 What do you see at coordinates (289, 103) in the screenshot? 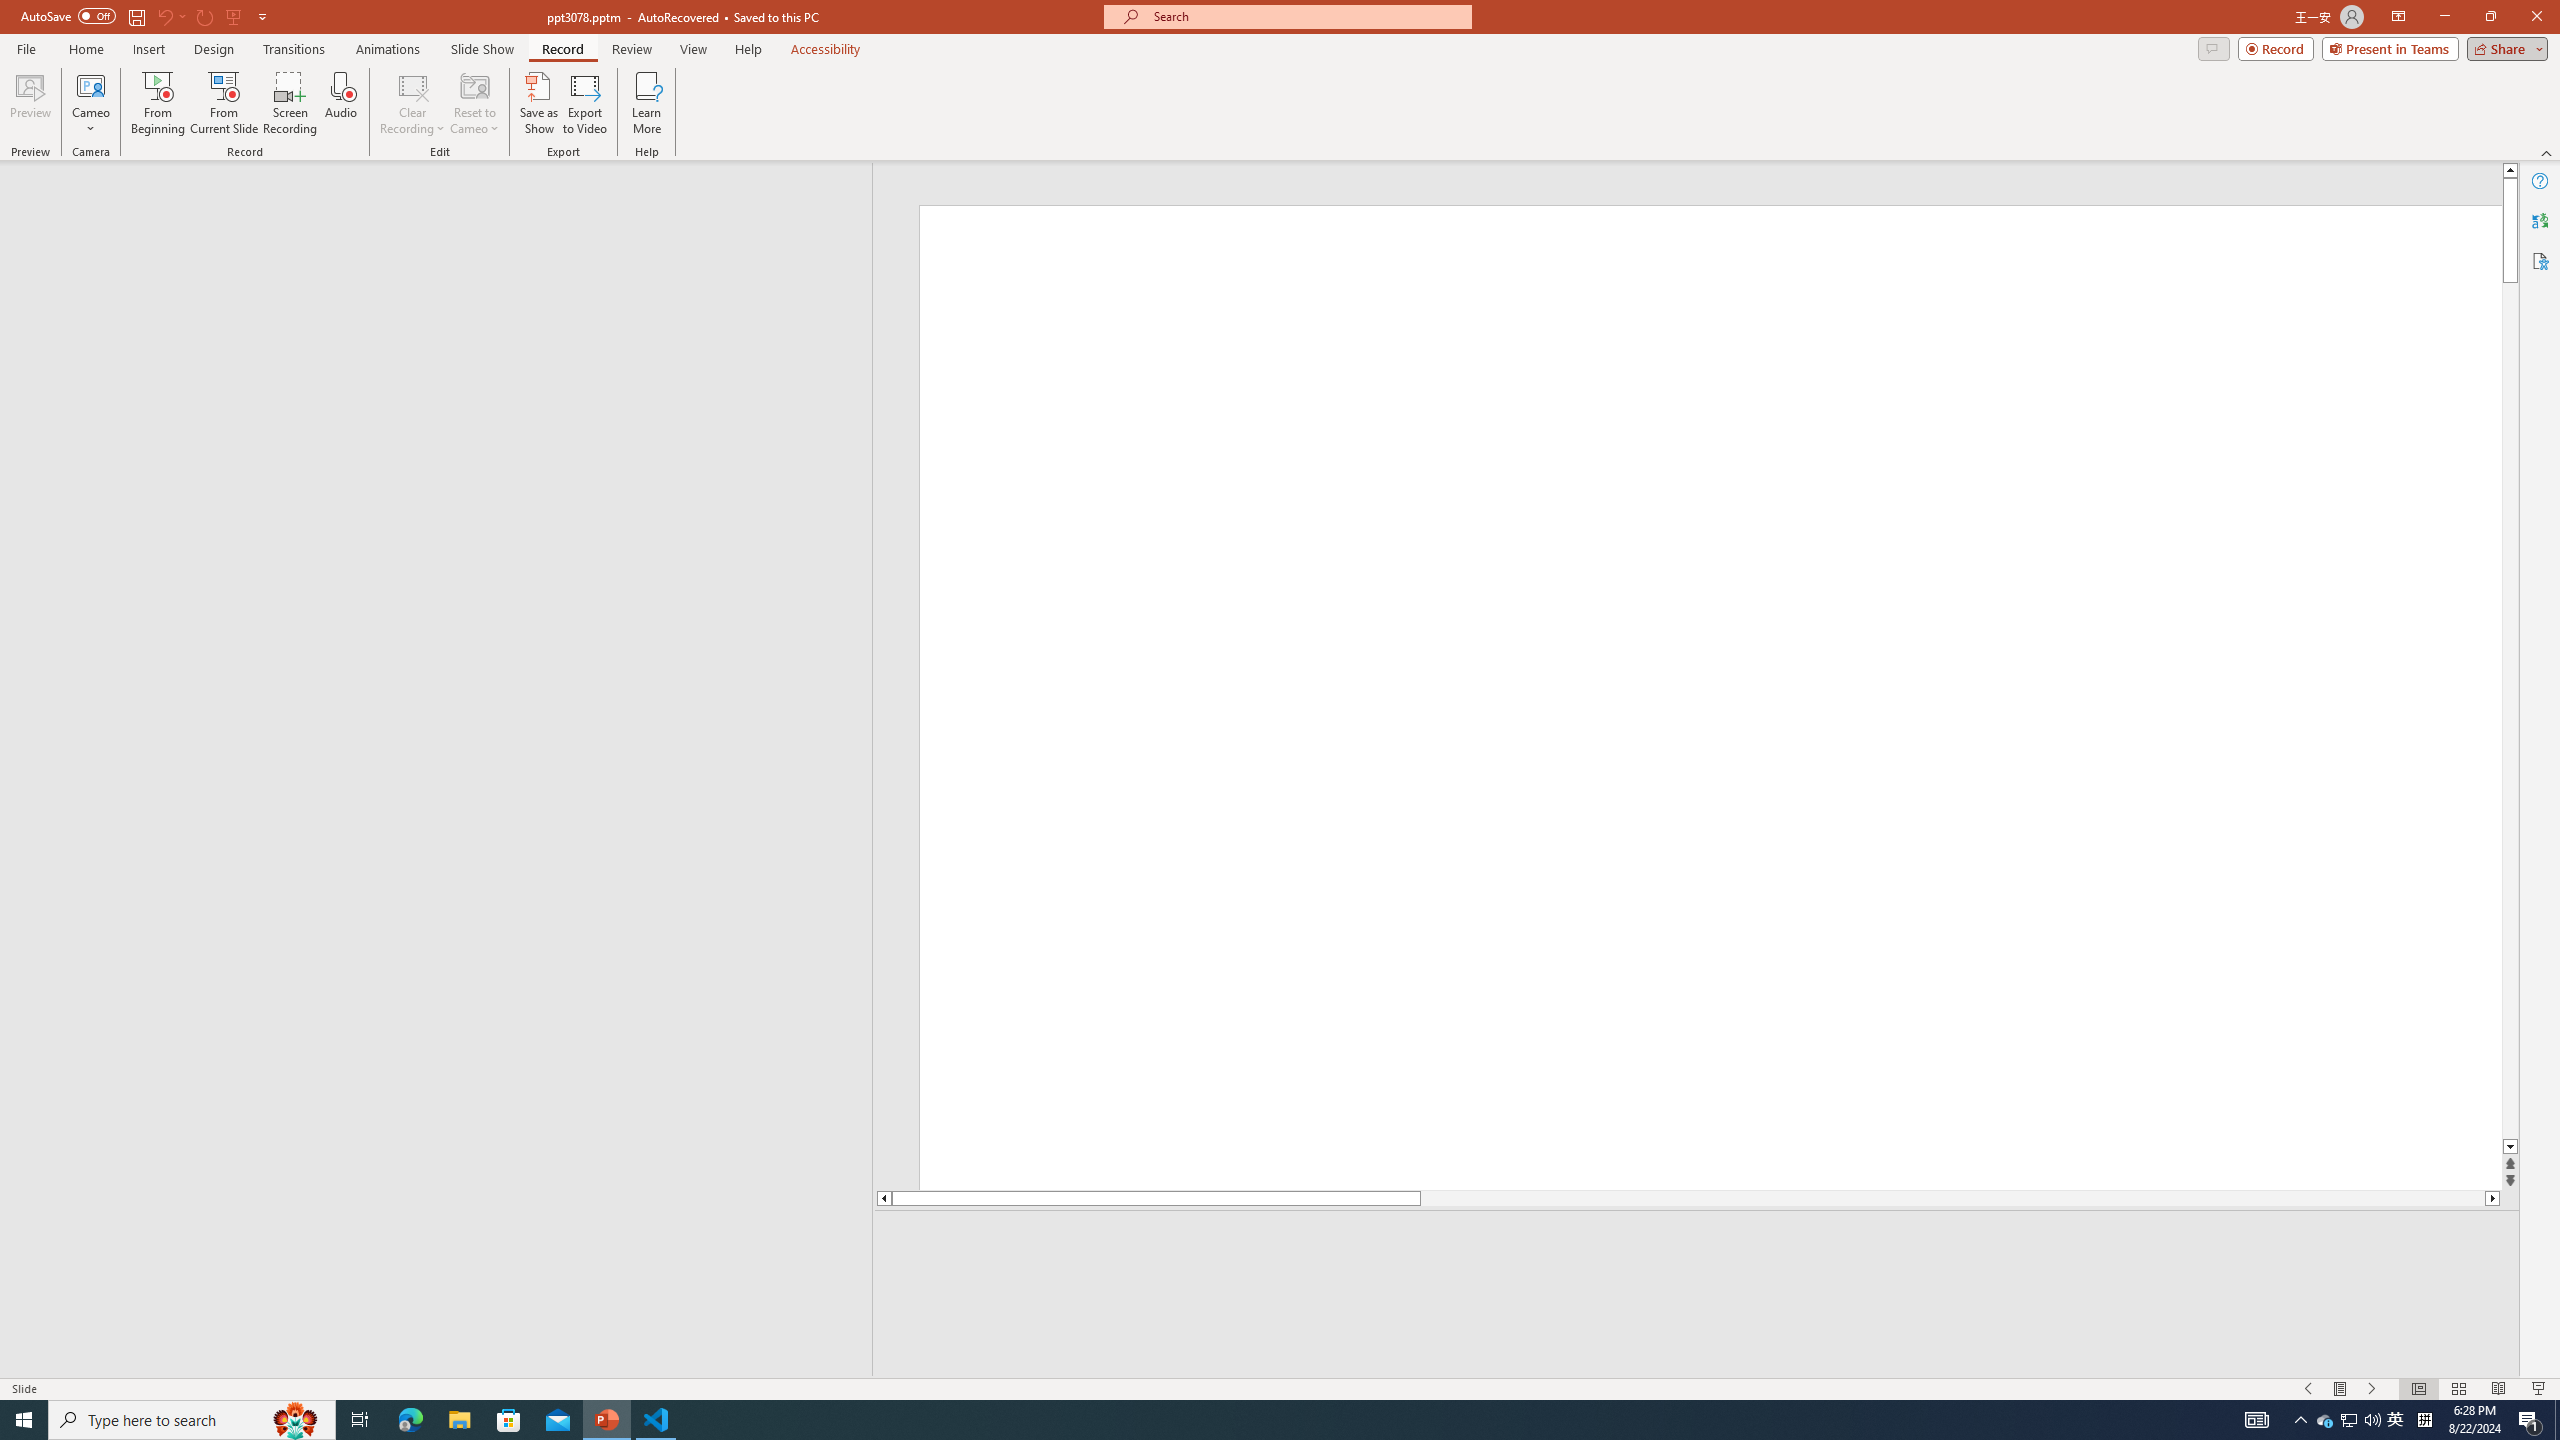
I see `'Screen Recording'` at bounding box center [289, 103].